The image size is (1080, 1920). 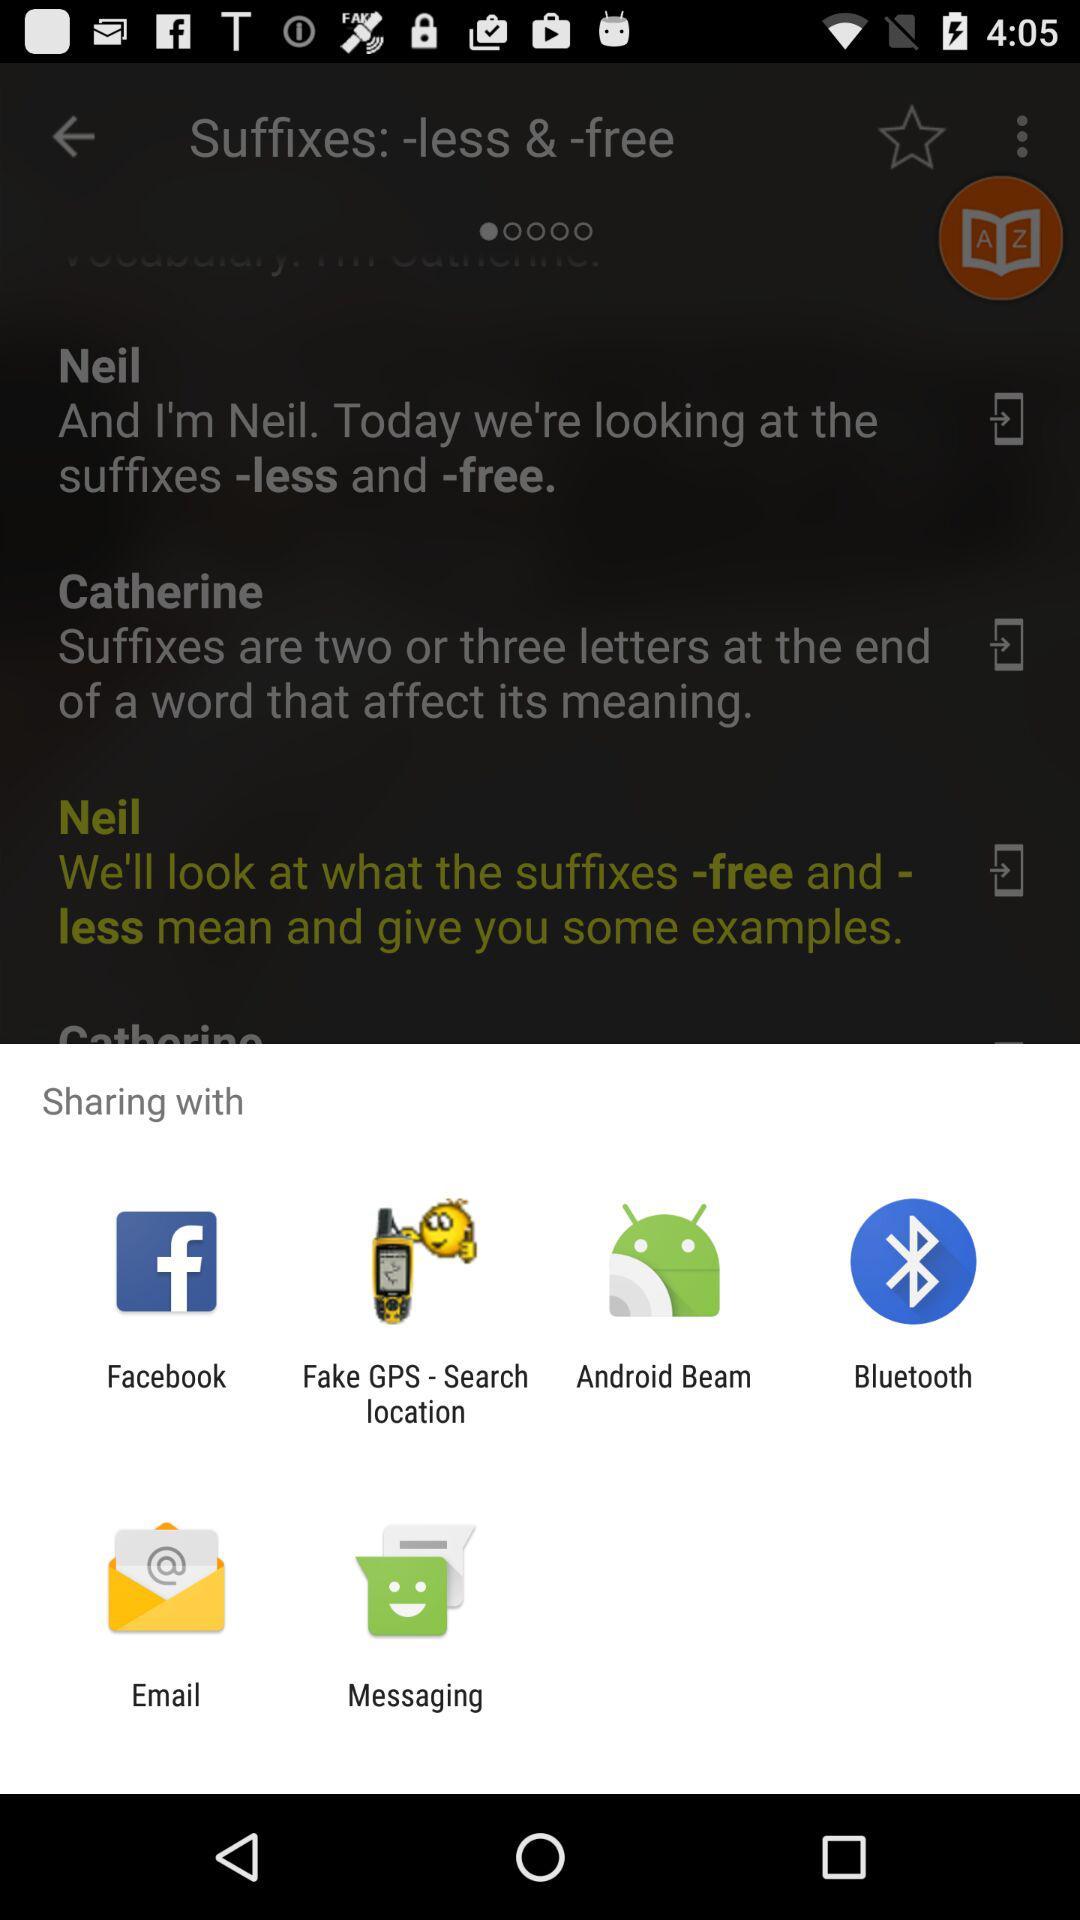 What do you see at coordinates (664, 1392) in the screenshot?
I see `the android beam item` at bounding box center [664, 1392].